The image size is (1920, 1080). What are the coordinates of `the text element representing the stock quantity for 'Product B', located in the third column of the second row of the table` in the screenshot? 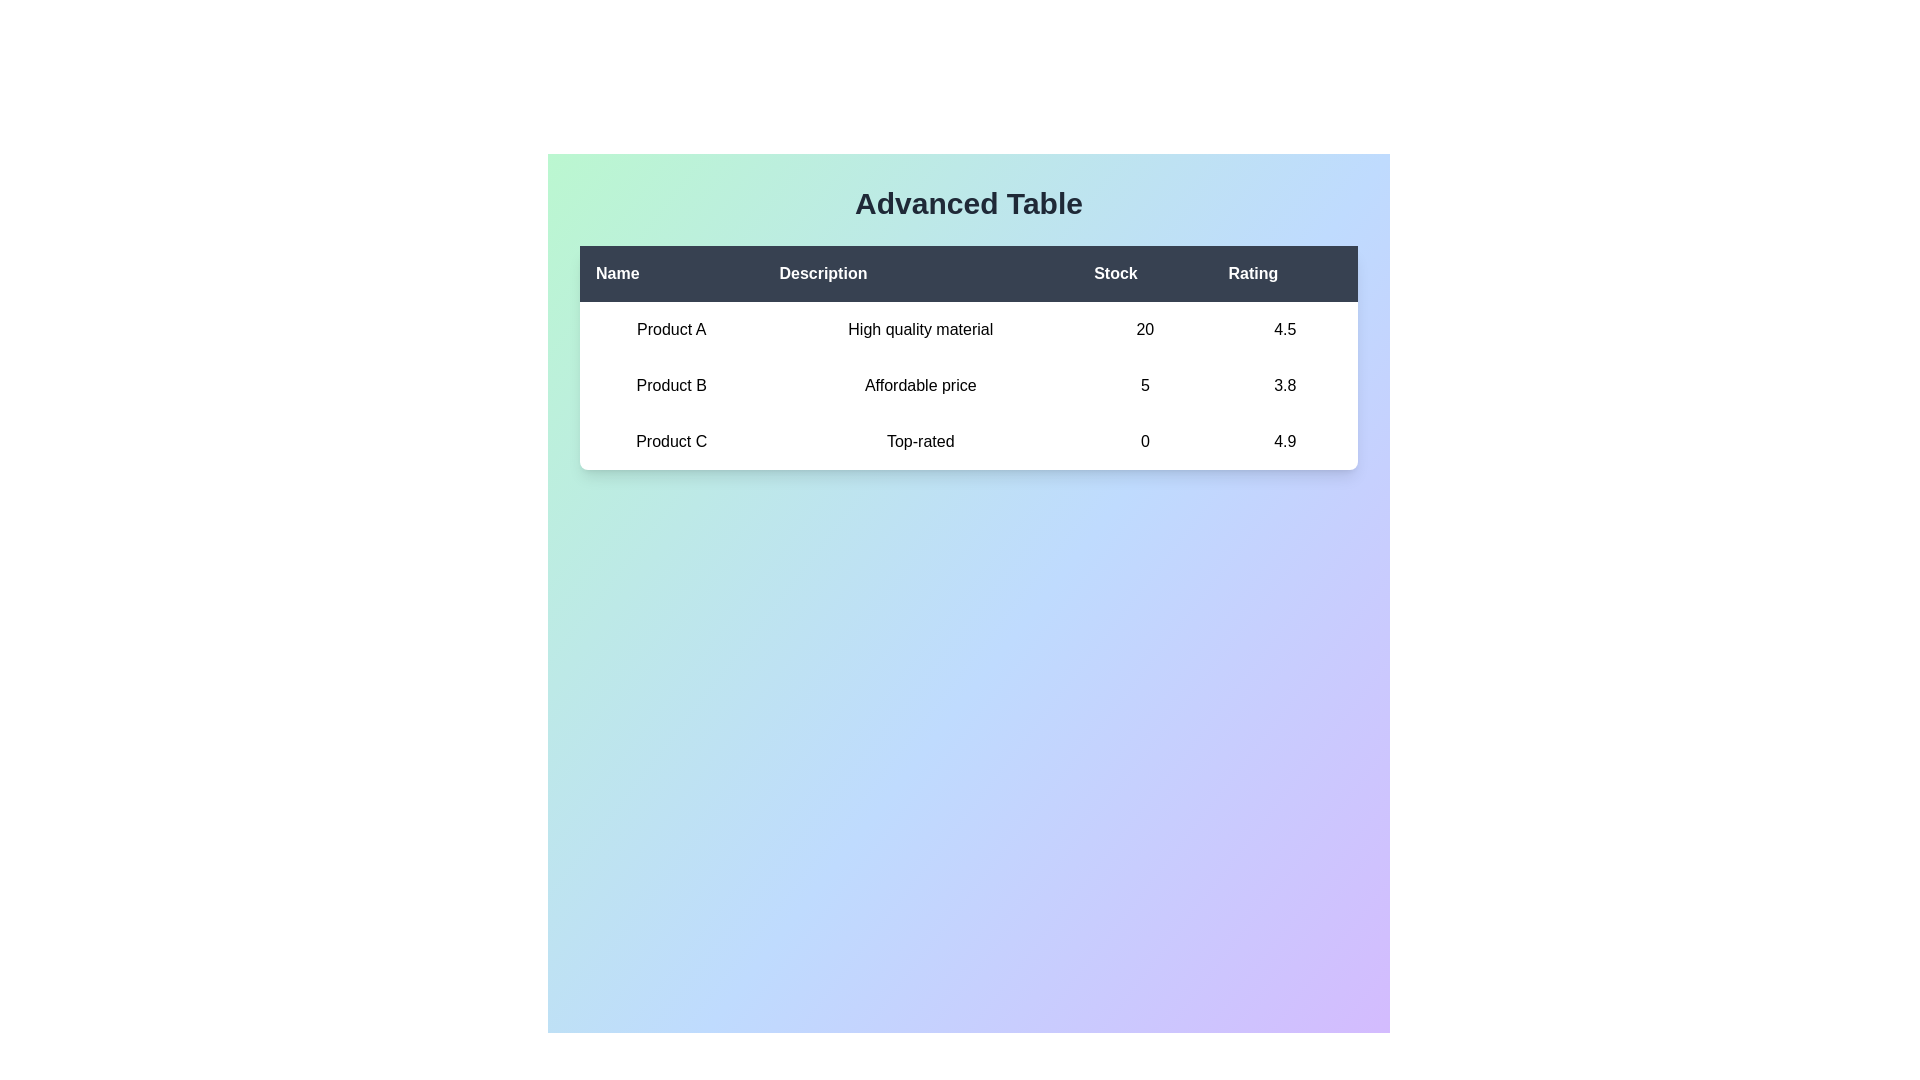 It's located at (1145, 385).